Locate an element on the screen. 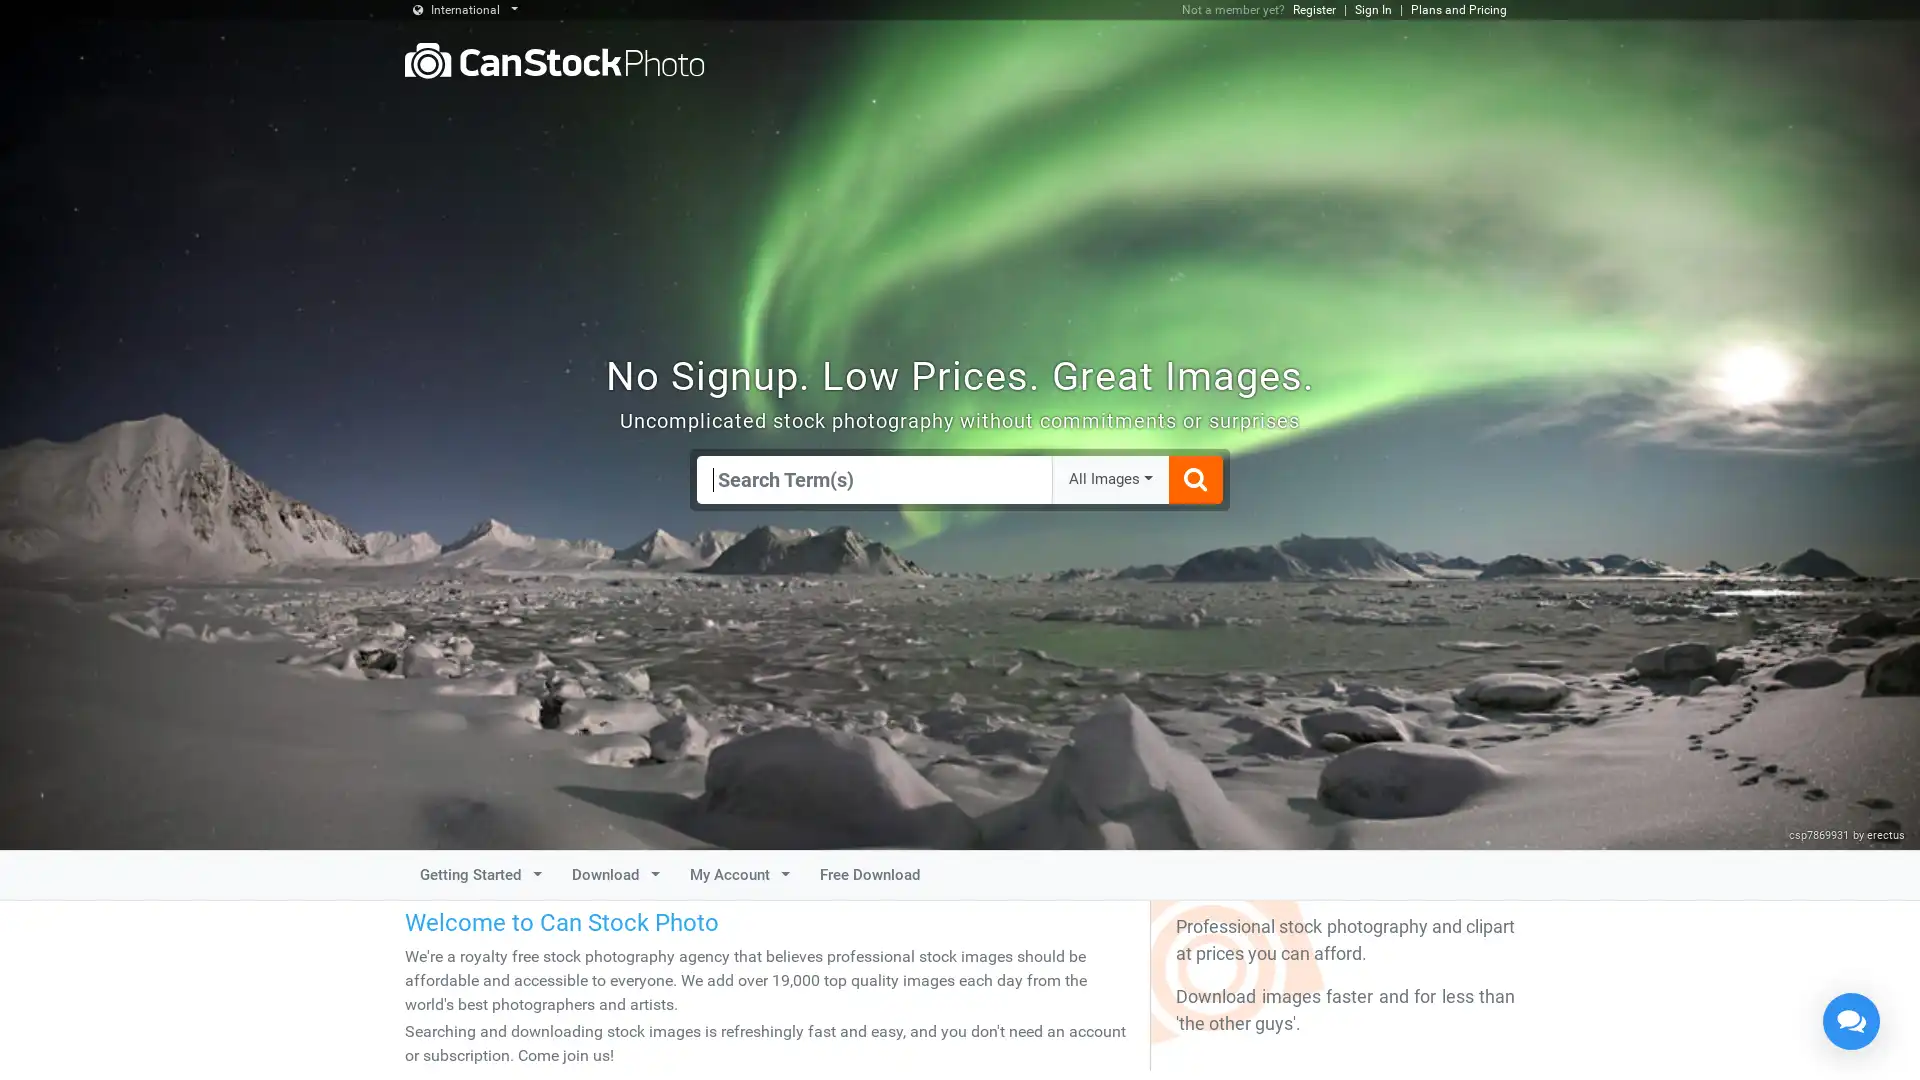 Image resolution: width=1920 pixels, height=1080 pixels. My Account is located at coordinates (738, 874).